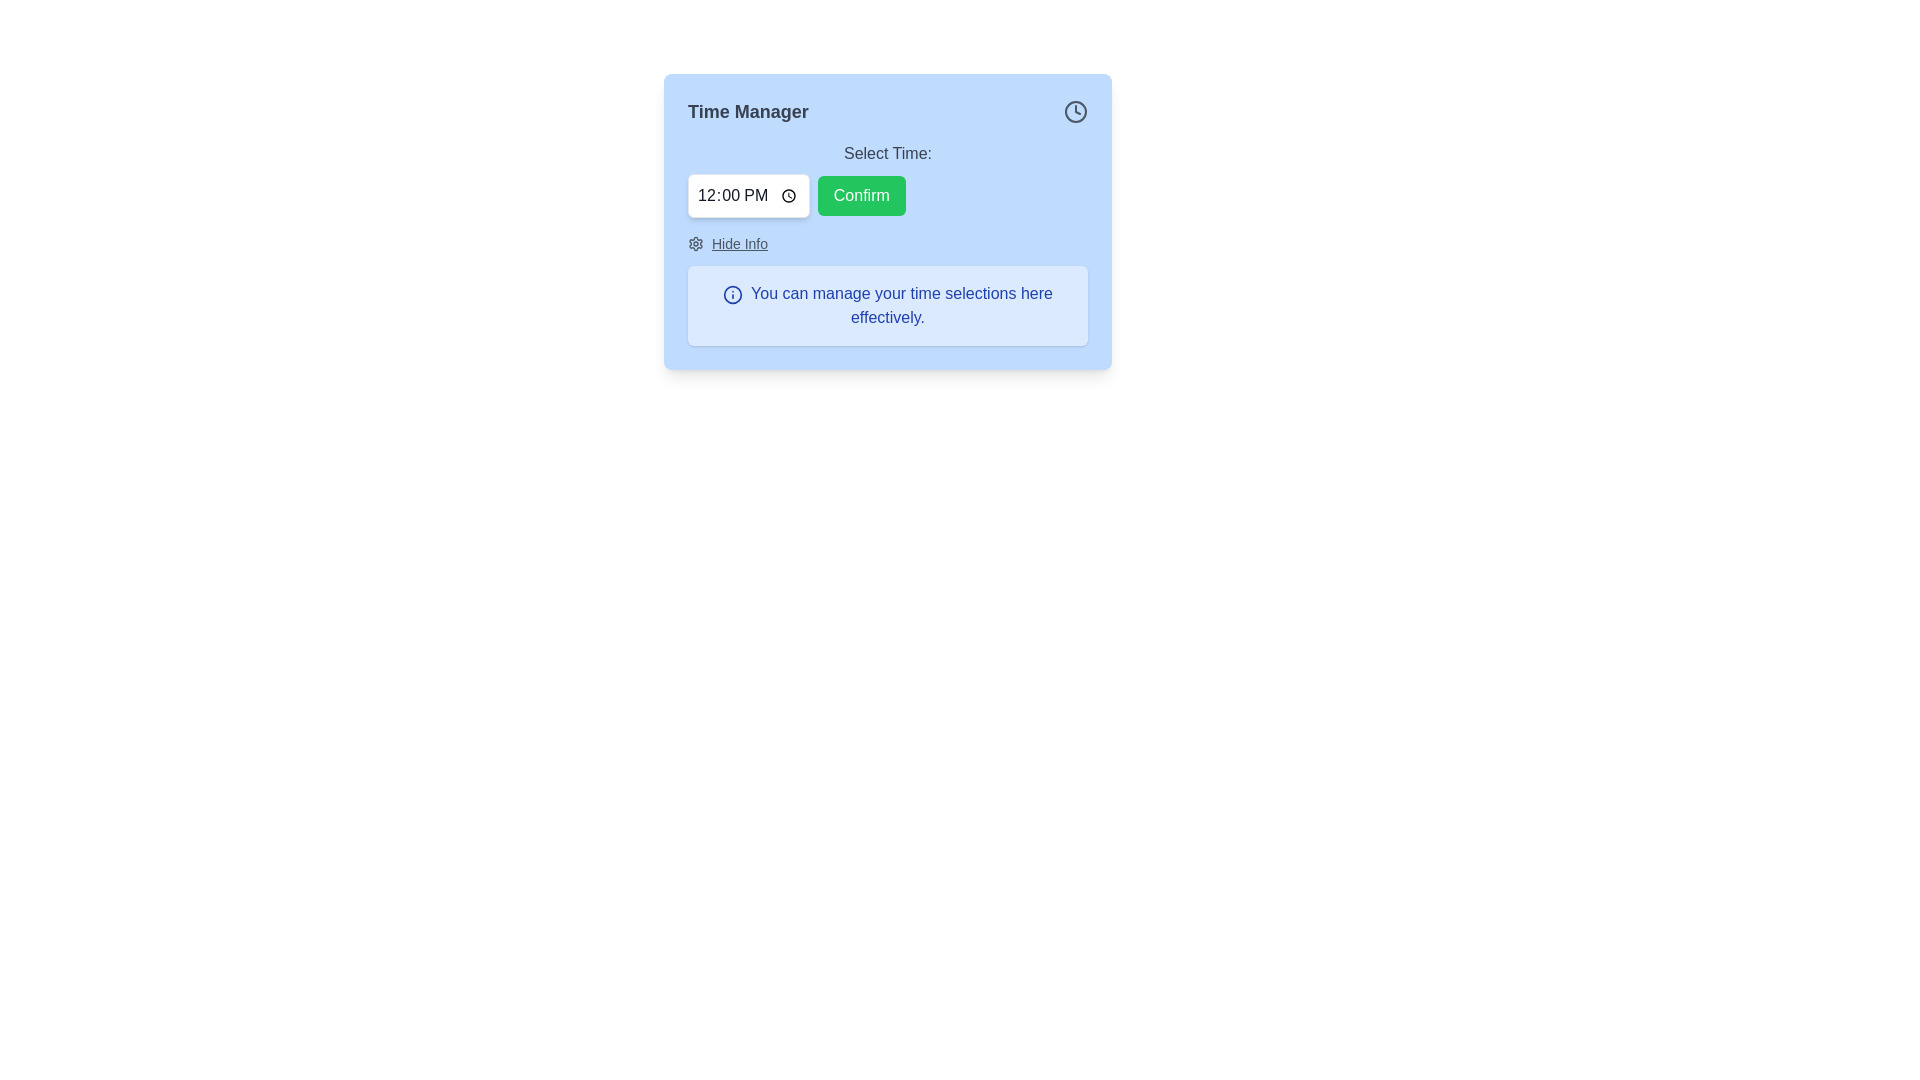 The width and height of the screenshot is (1920, 1080). I want to click on the static informational notification box with a blue background and rounded corners that contains the message 'You can manage your time selections here effectively.', so click(887, 305).